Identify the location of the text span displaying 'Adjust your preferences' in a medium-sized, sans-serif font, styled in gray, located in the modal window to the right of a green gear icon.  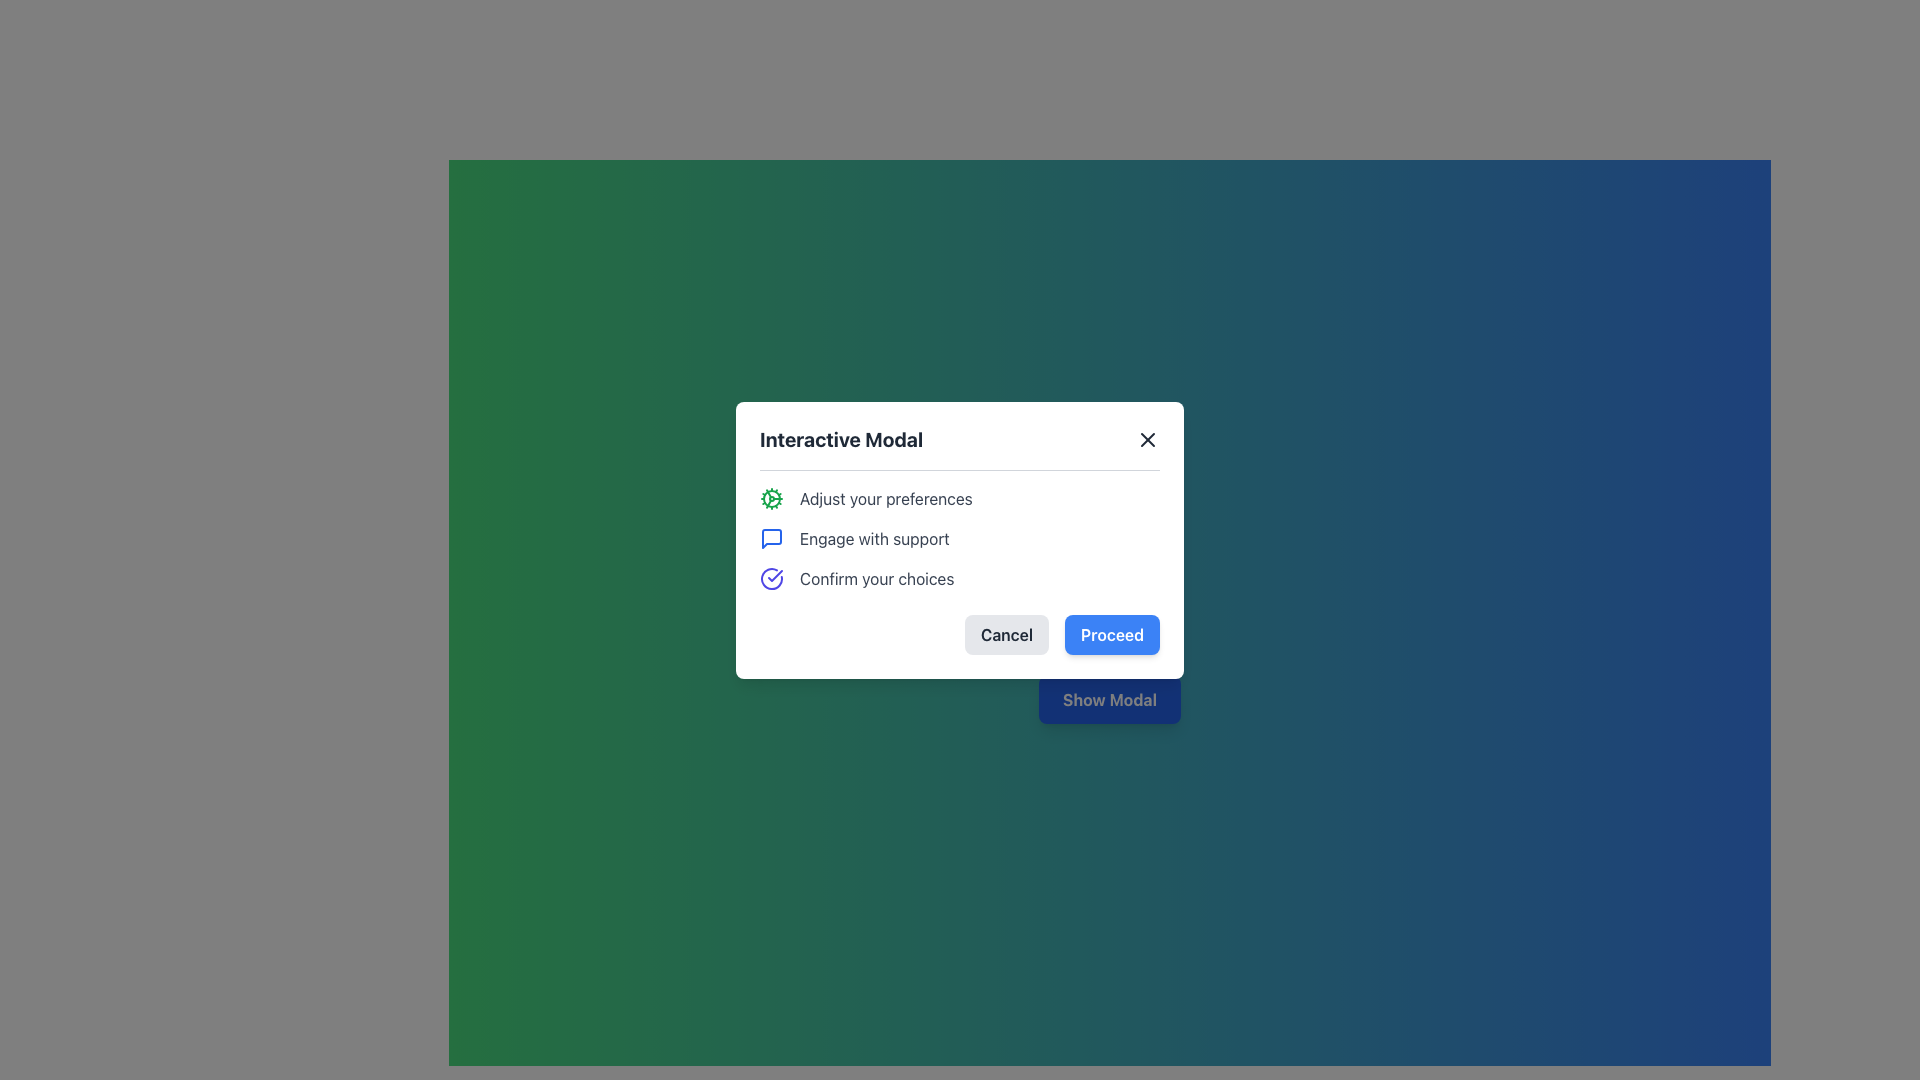
(885, 497).